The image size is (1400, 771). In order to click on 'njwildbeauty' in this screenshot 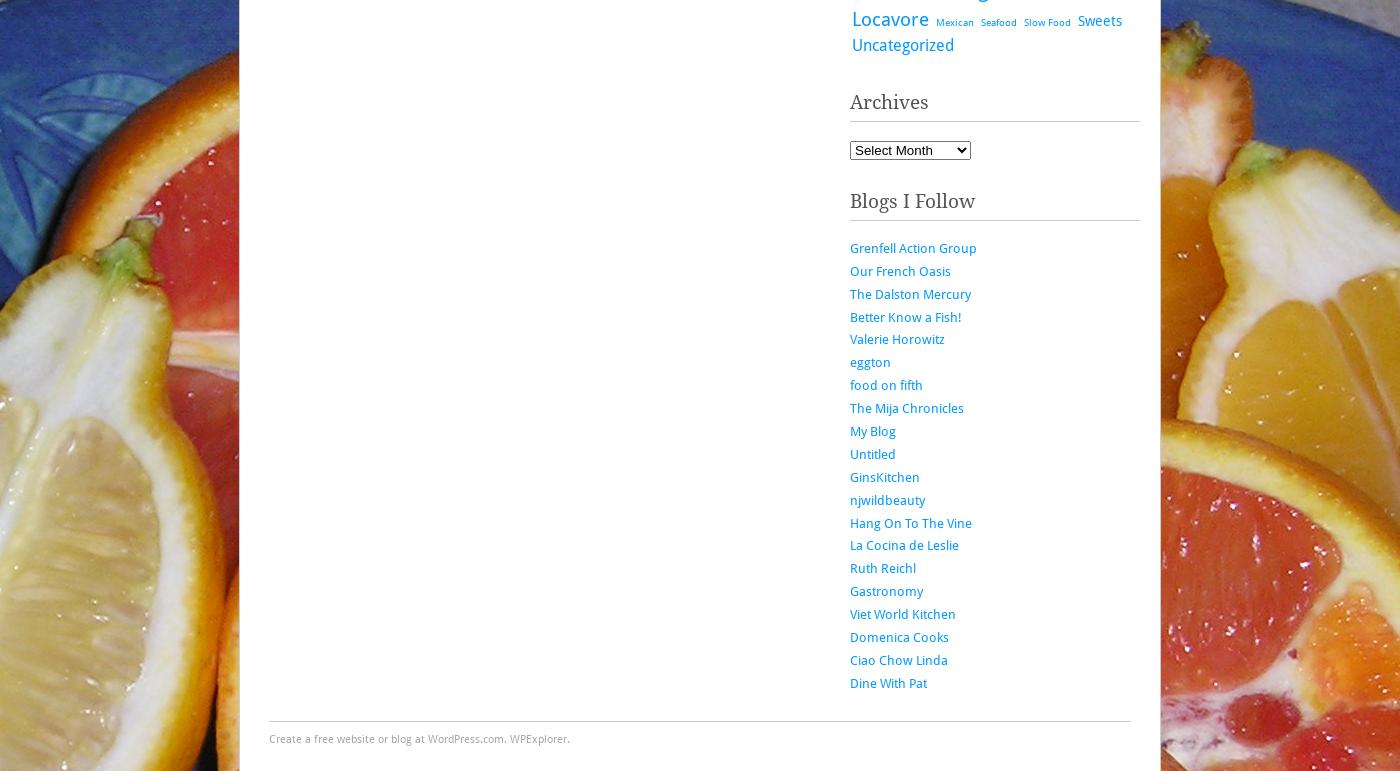, I will do `click(887, 499)`.